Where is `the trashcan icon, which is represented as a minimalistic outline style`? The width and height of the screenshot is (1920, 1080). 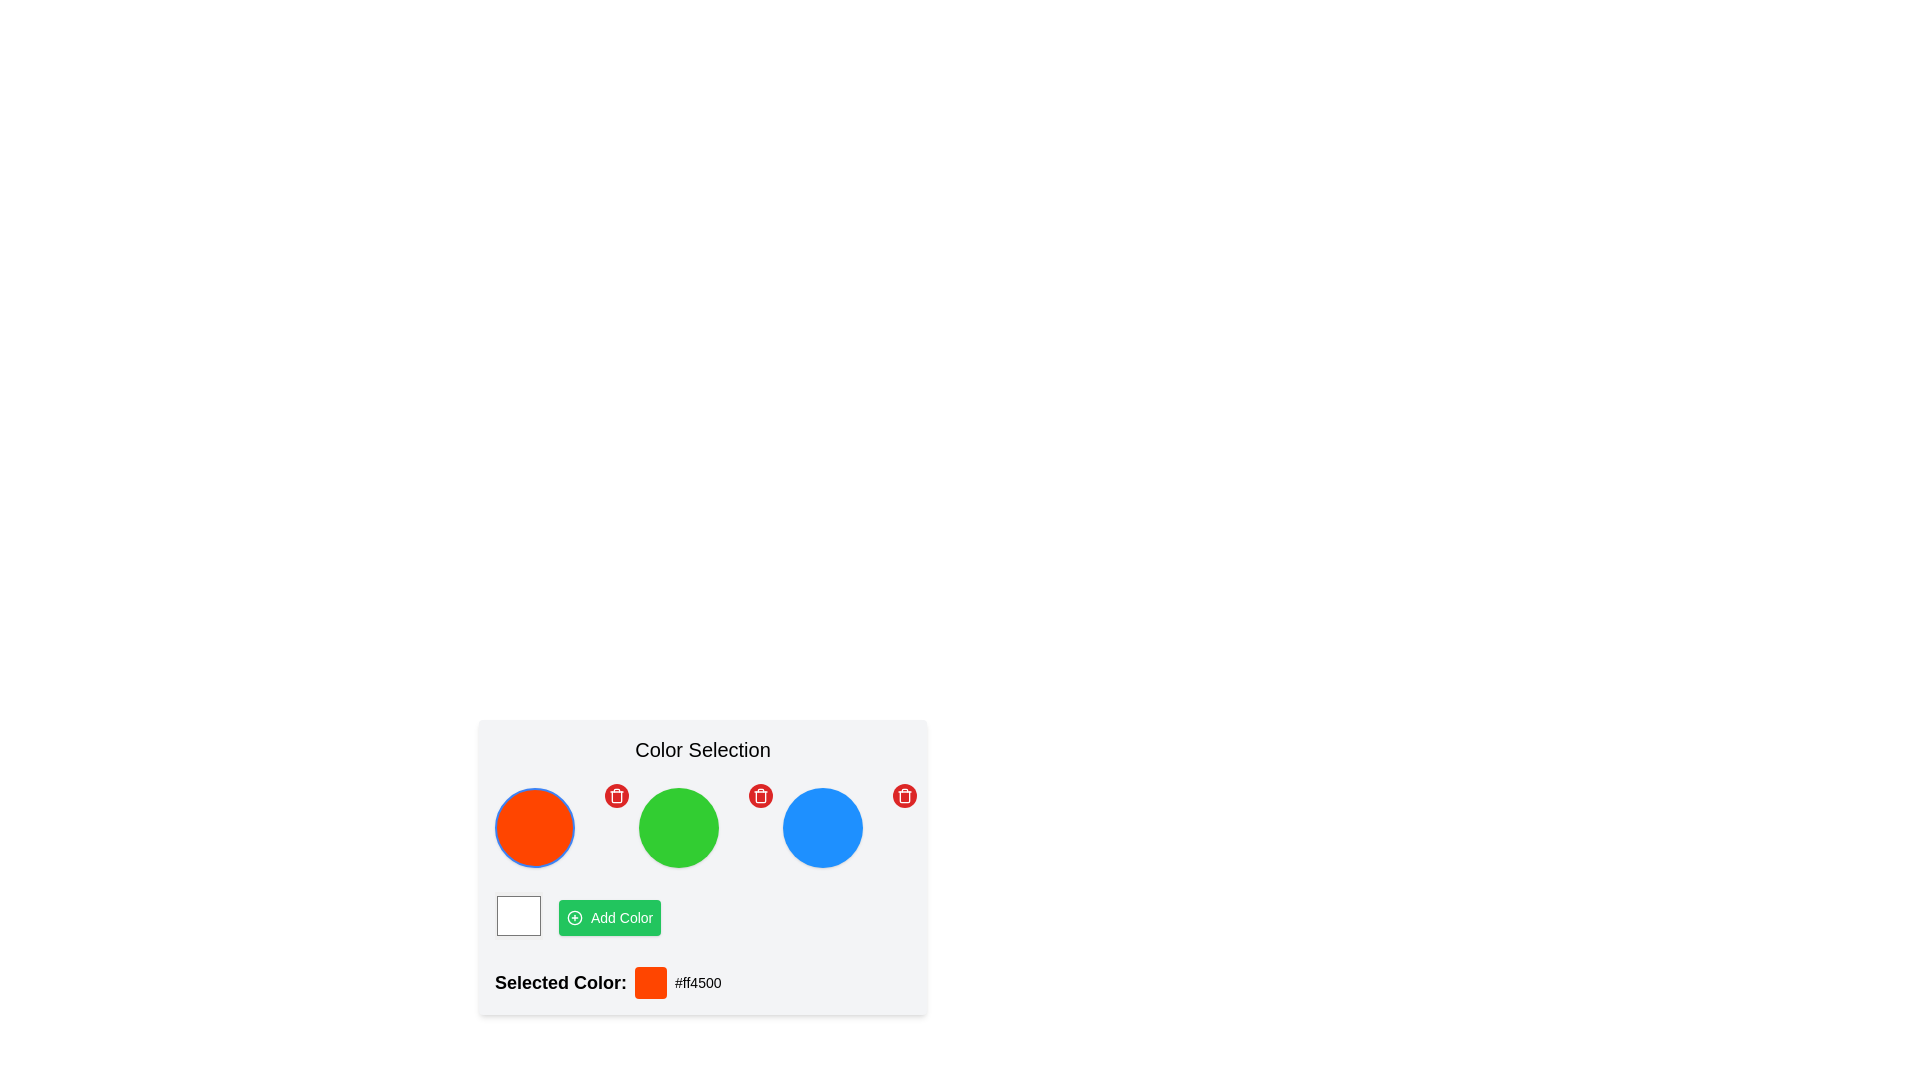
the trashcan icon, which is represented as a minimalistic outline style is located at coordinates (904, 794).